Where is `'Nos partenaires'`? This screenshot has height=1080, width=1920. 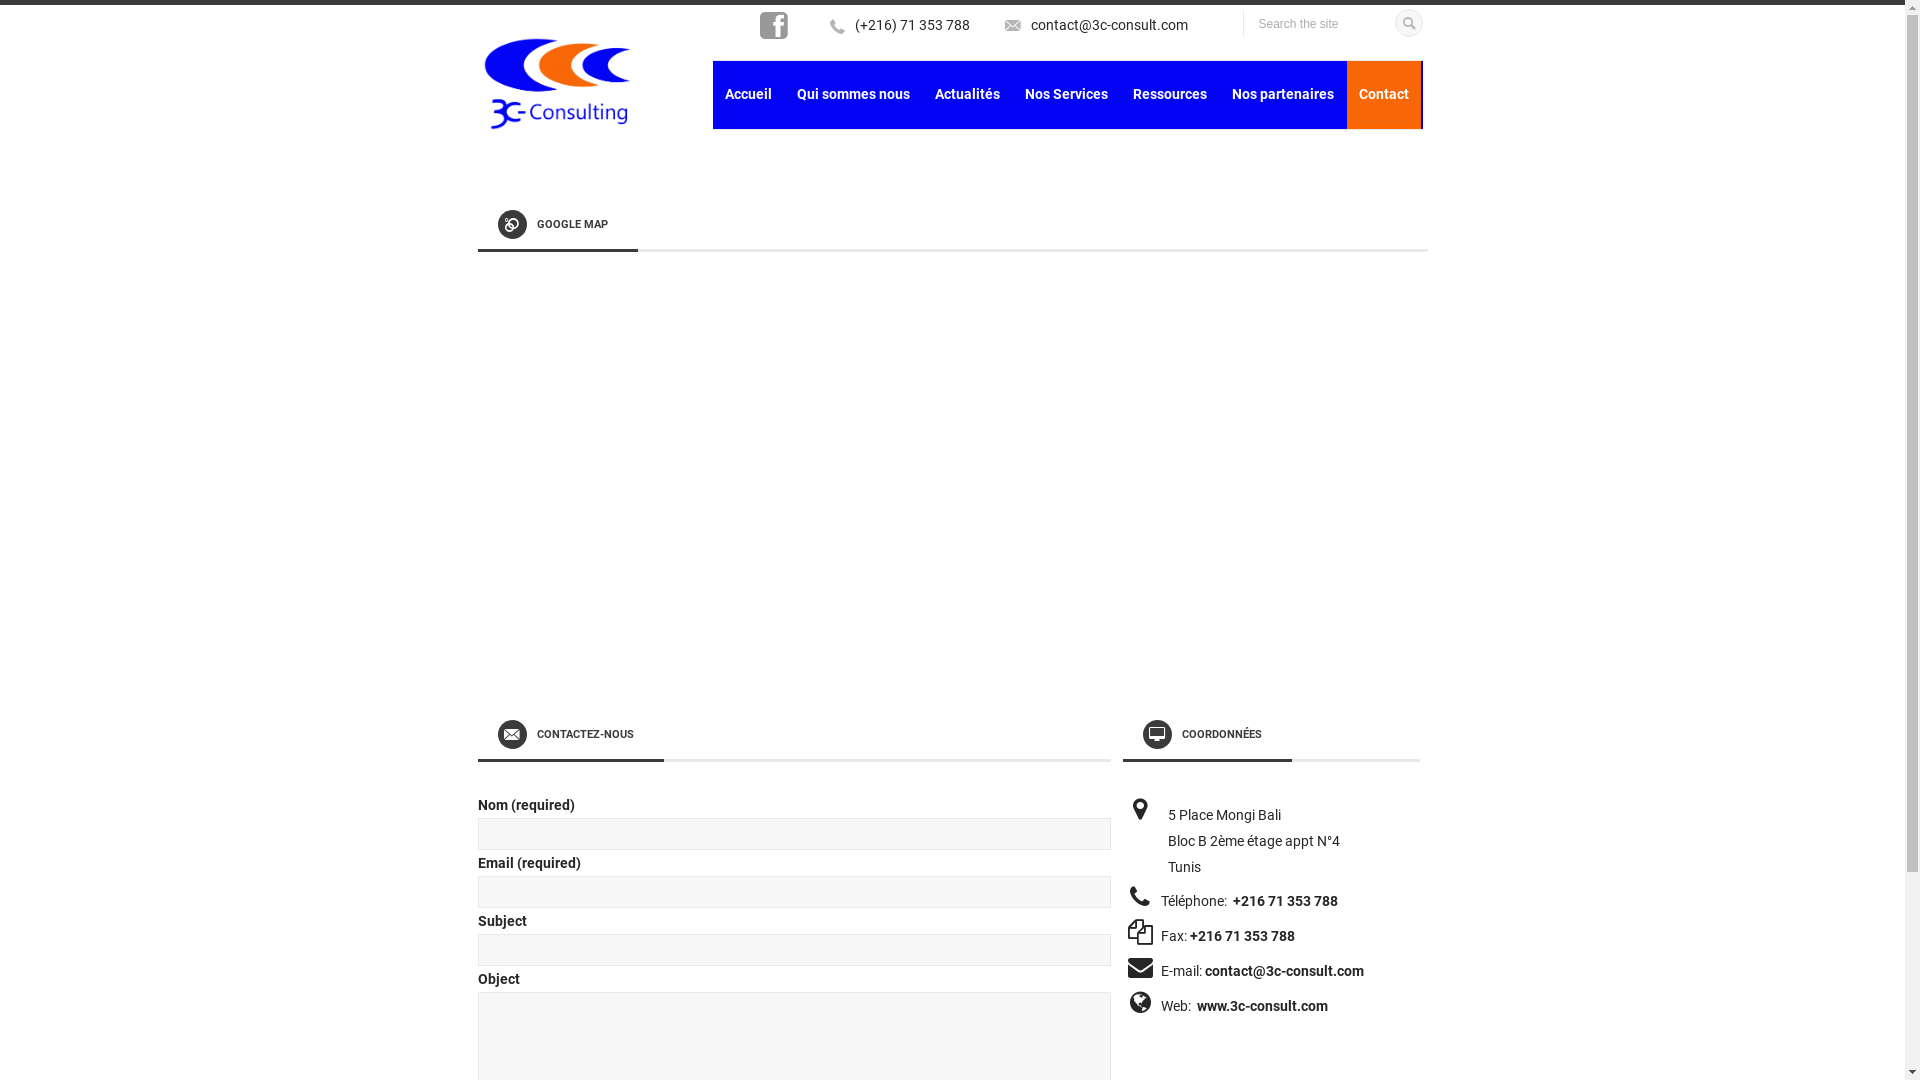 'Nos partenaires' is located at coordinates (1218, 95).